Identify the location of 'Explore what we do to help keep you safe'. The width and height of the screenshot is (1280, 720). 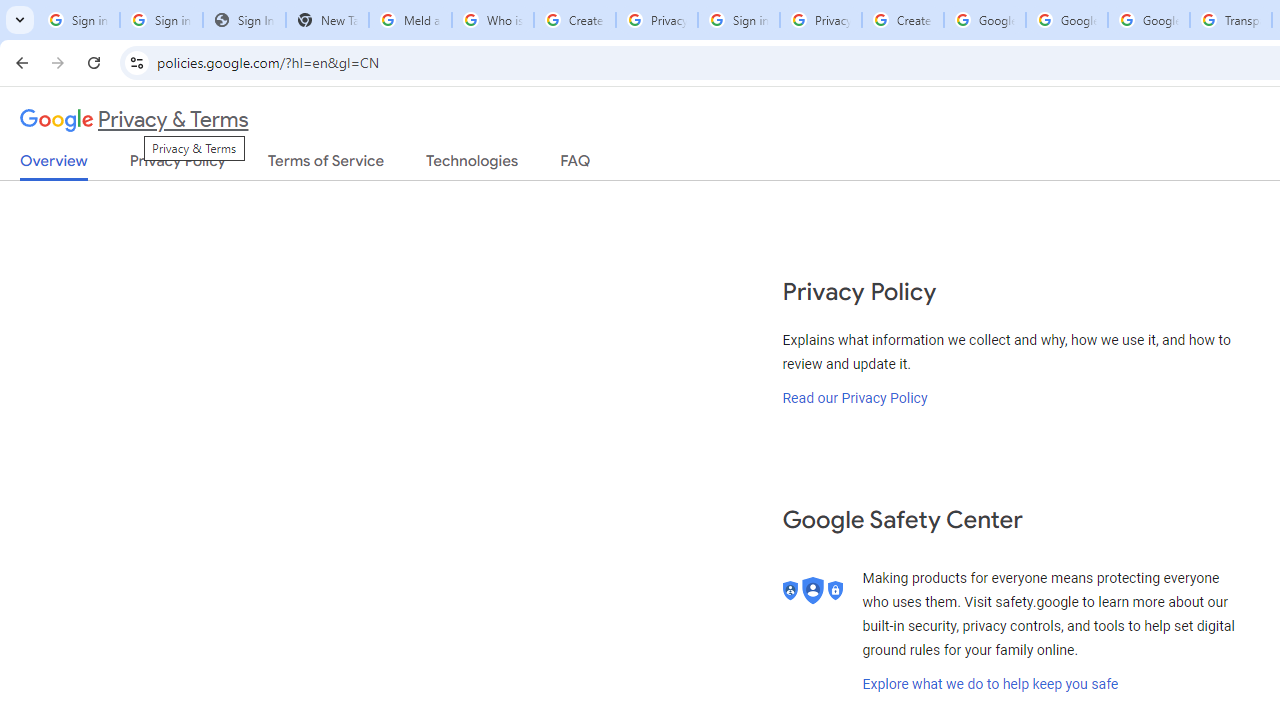
(990, 683).